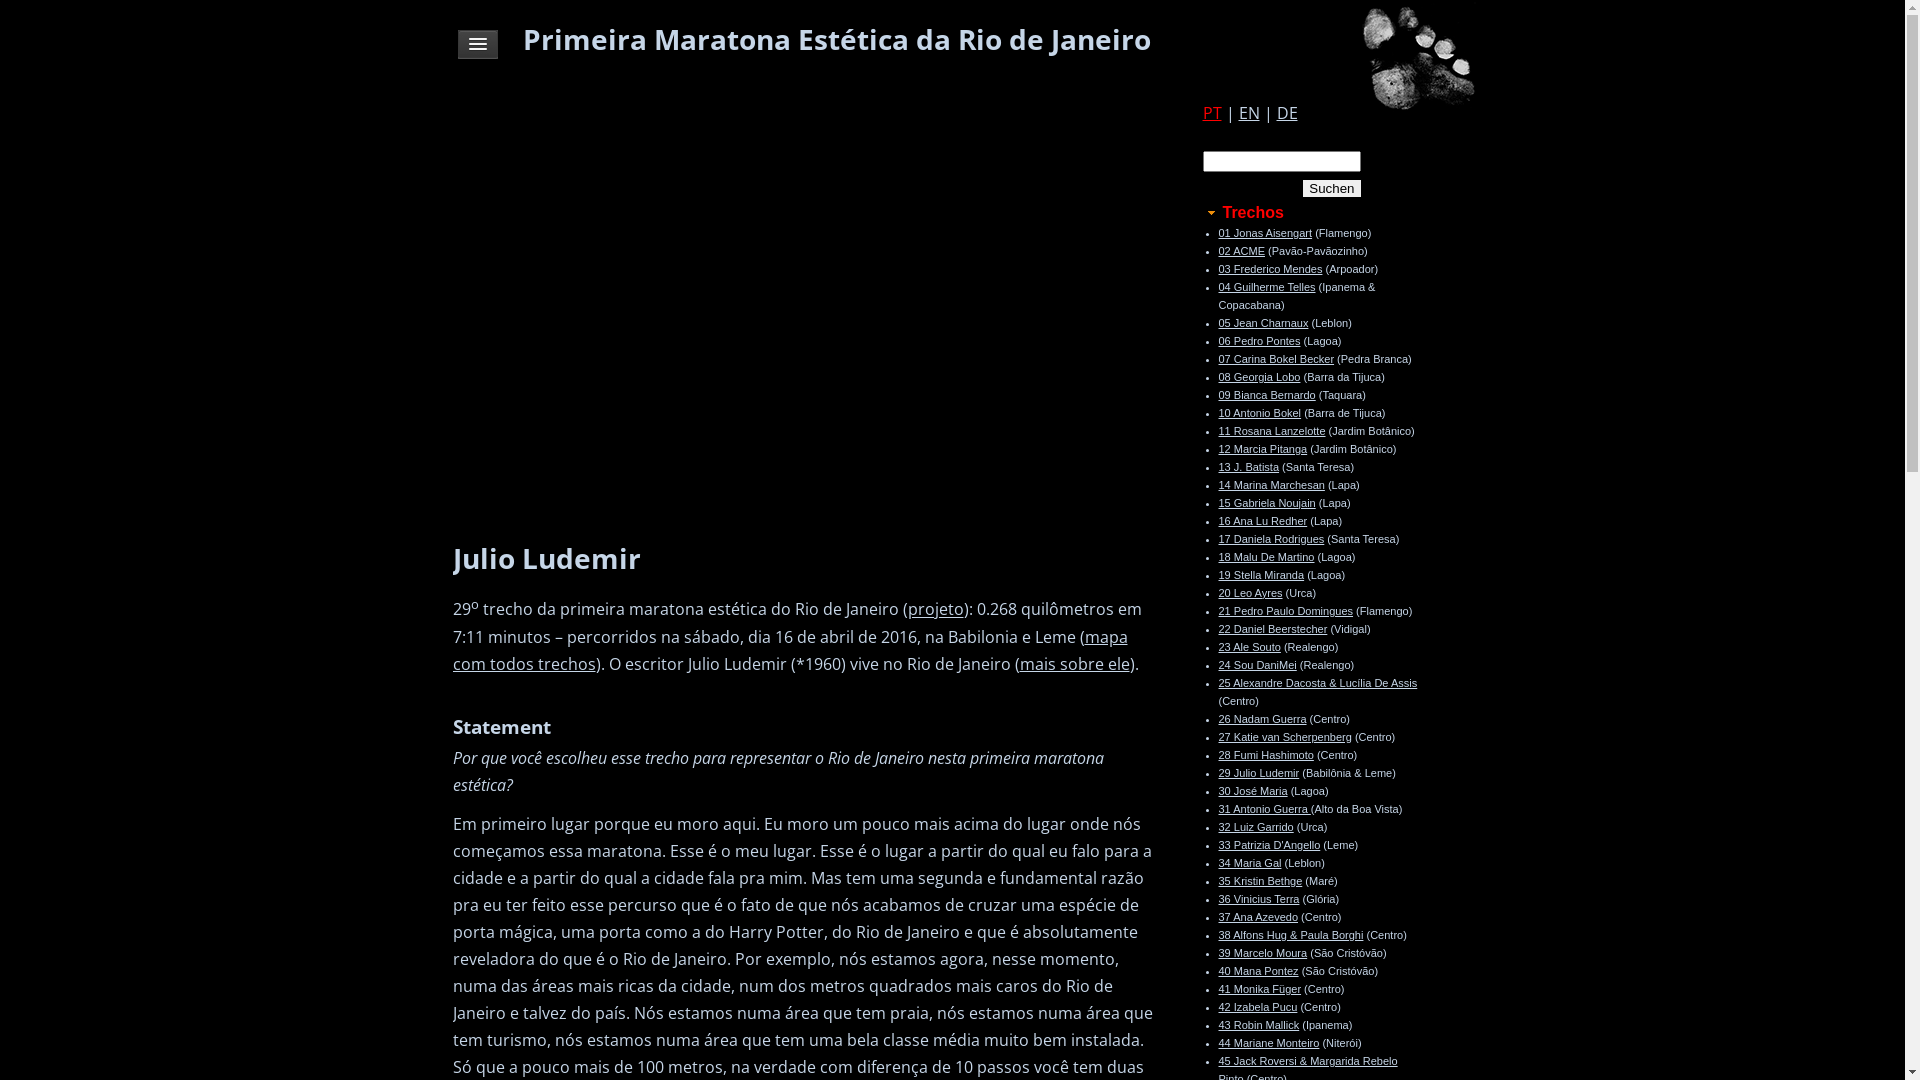 The image size is (1920, 1080). Describe the element at coordinates (1286, 112) in the screenshot. I see `'DE'` at that location.